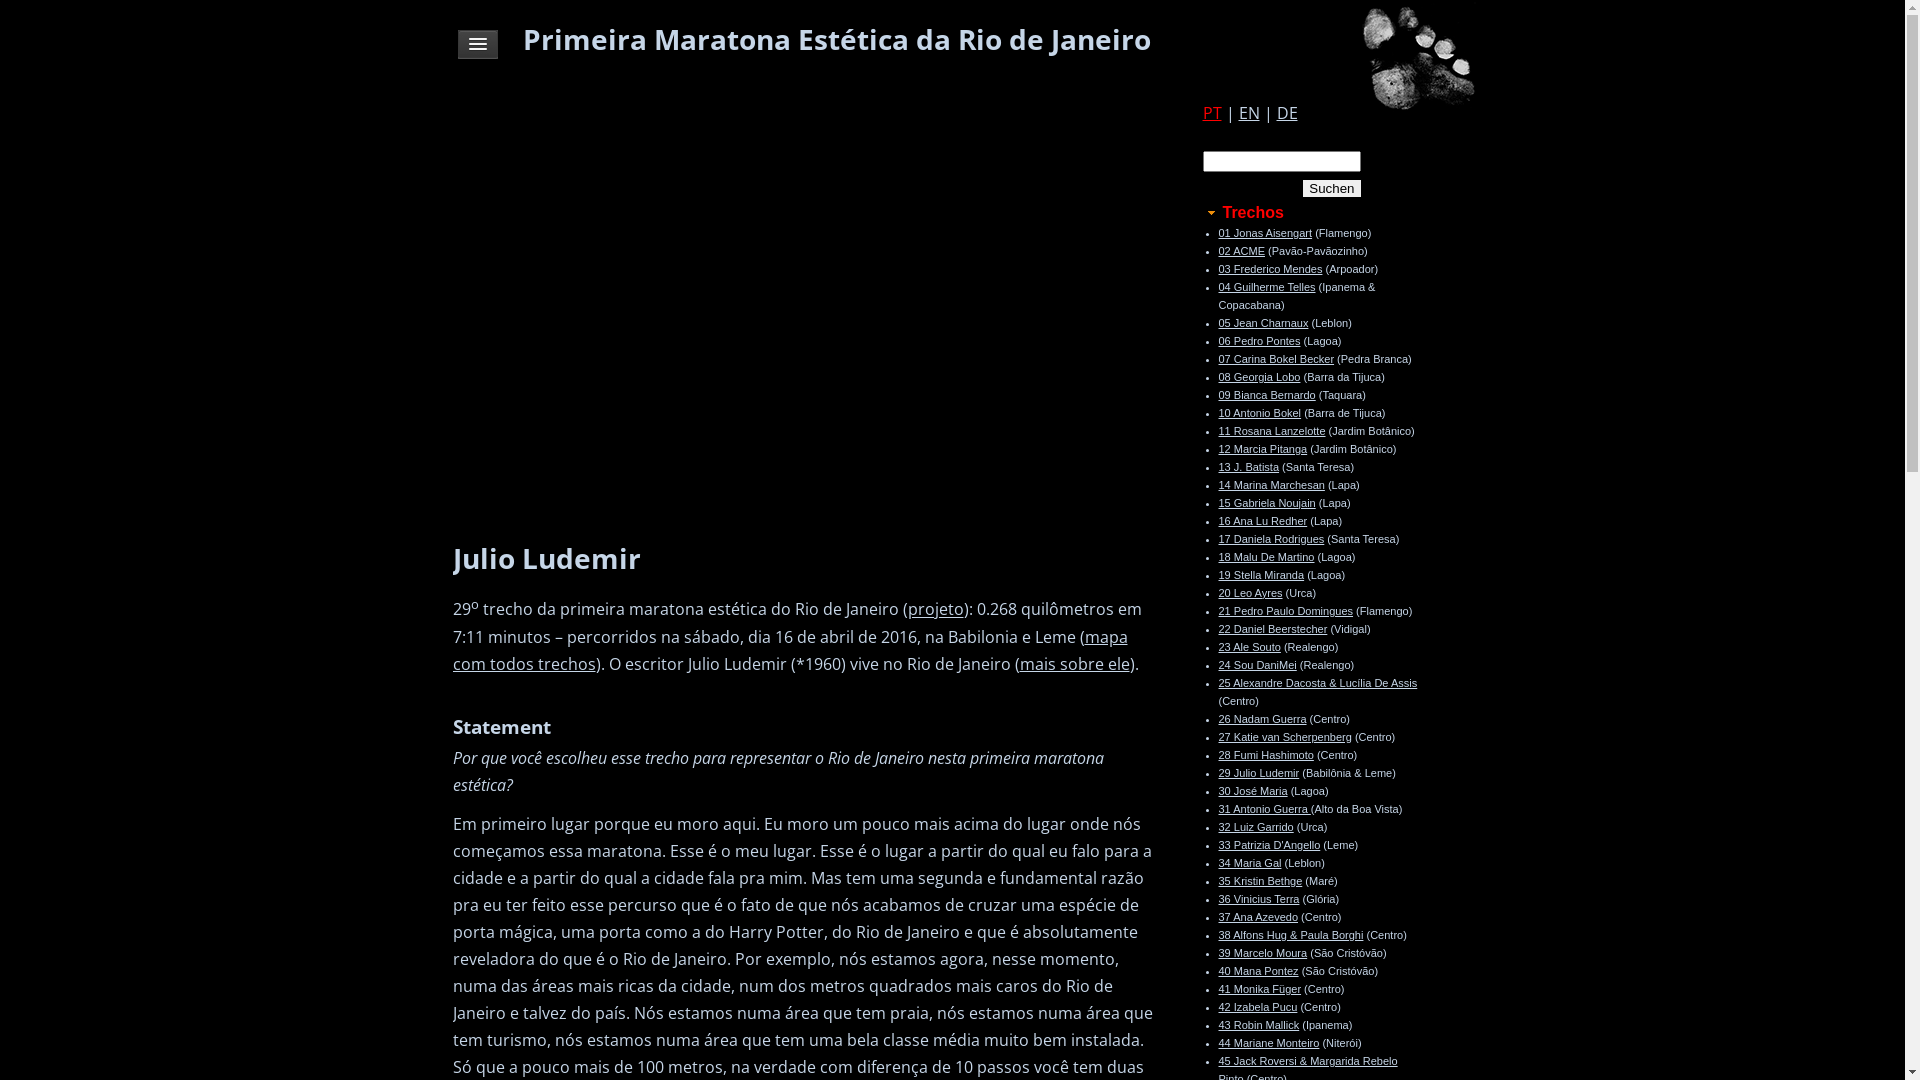 The image size is (1920, 1080). Describe the element at coordinates (1286, 112) in the screenshot. I see `'DE'` at that location.